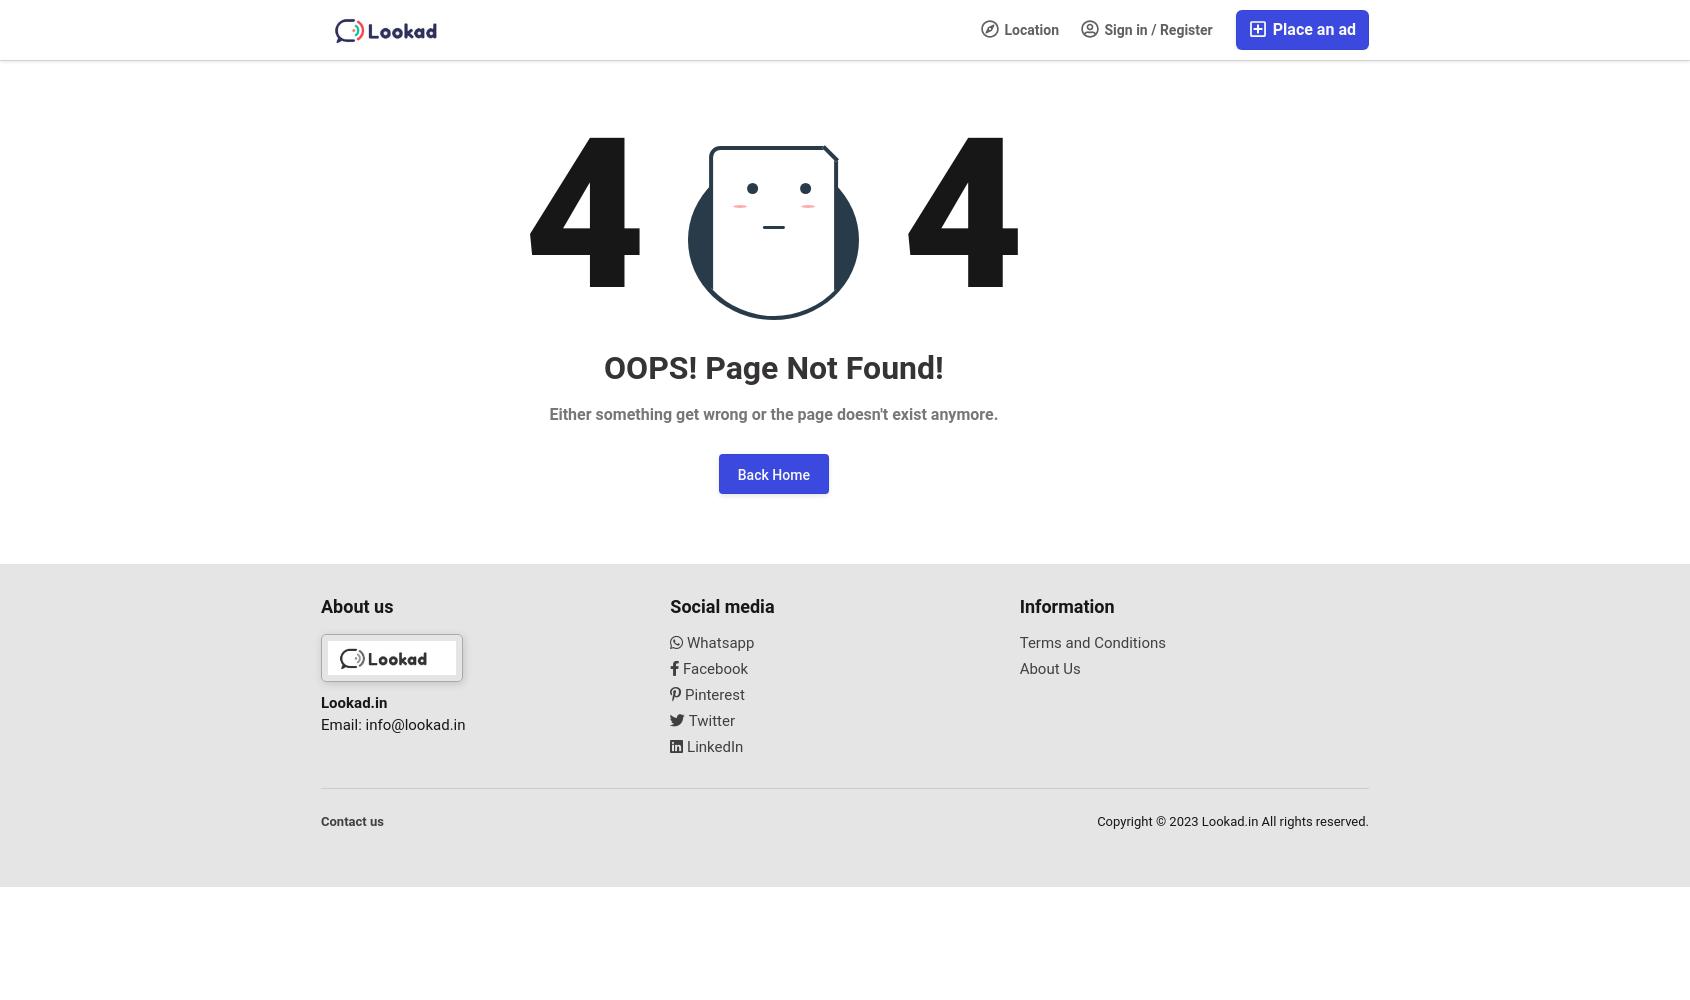 Image resolution: width=1690 pixels, height=1000 pixels. What do you see at coordinates (773, 367) in the screenshot?
I see `'OOPS! Page Not Found!'` at bounding box center [773, 367].